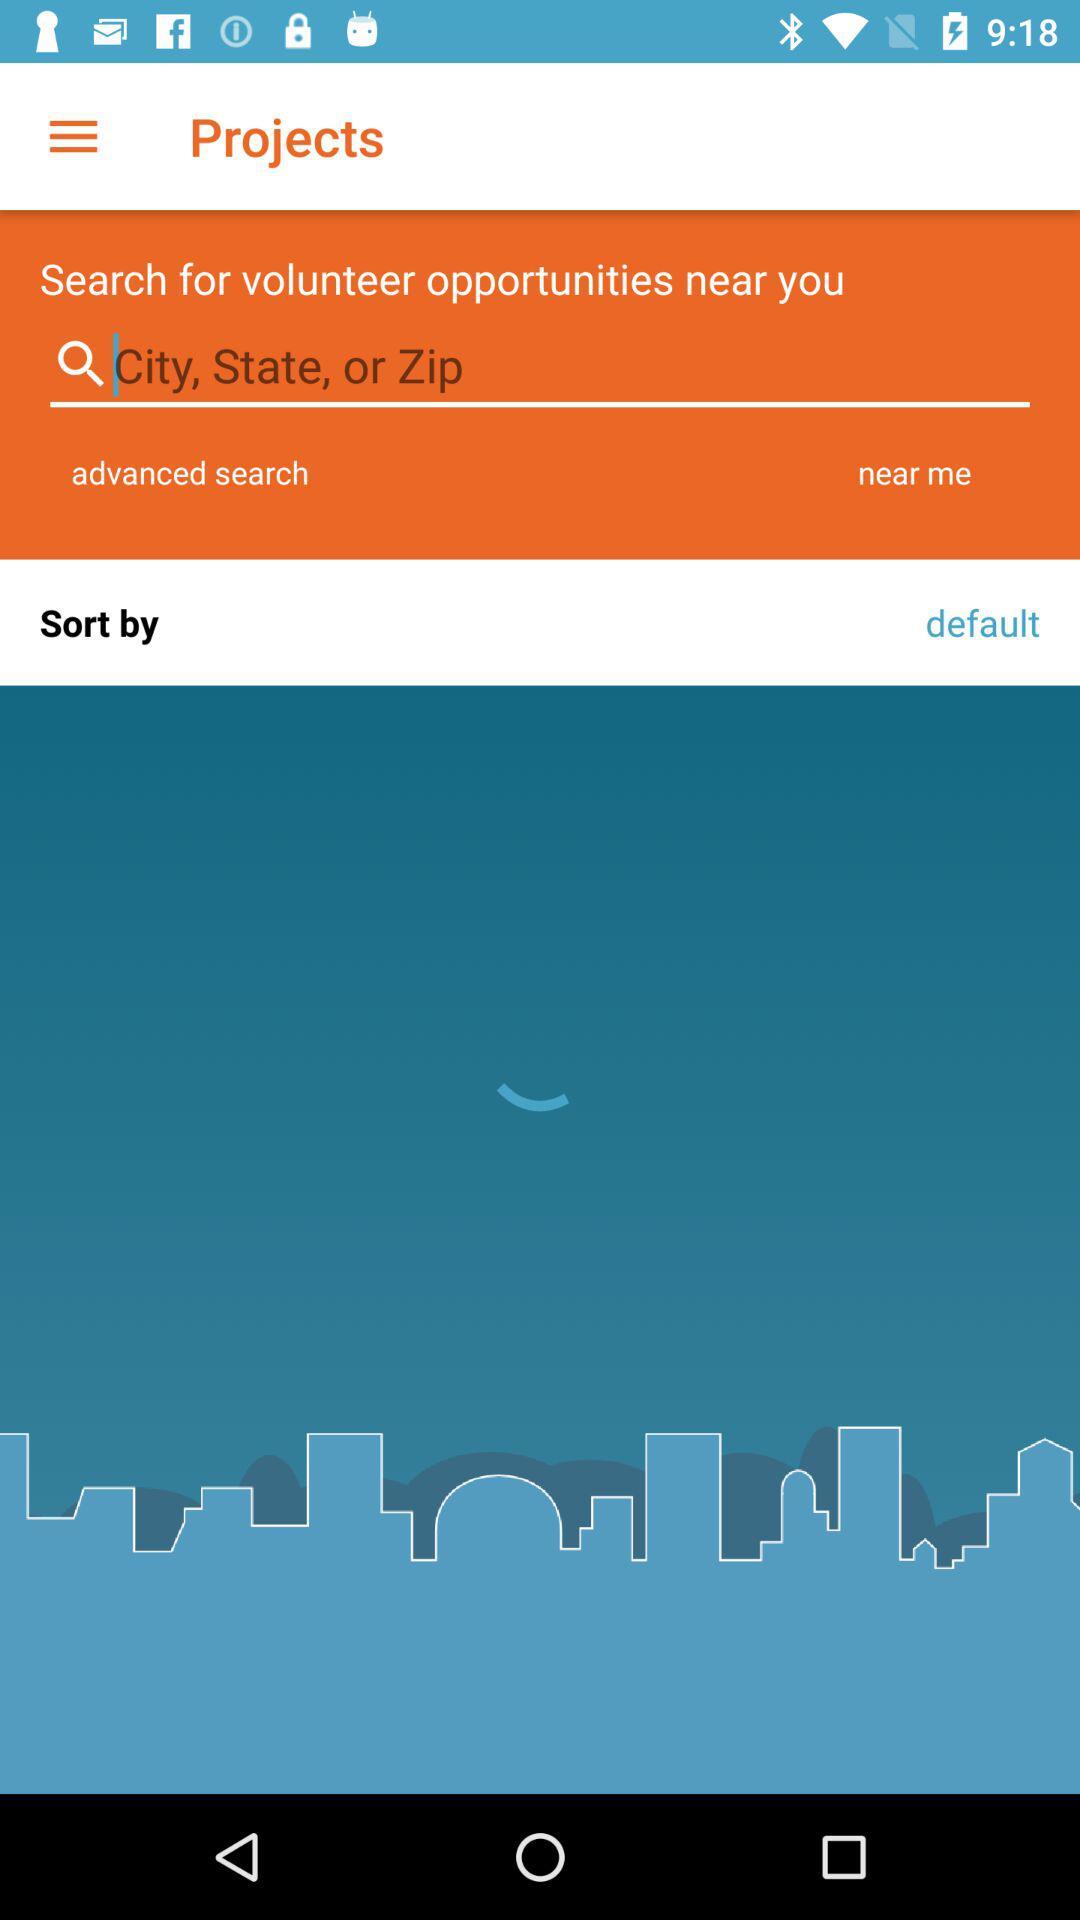 The height and width of the screenshot is (1920, 1080). I want to click on open menu, so click(72, 135).